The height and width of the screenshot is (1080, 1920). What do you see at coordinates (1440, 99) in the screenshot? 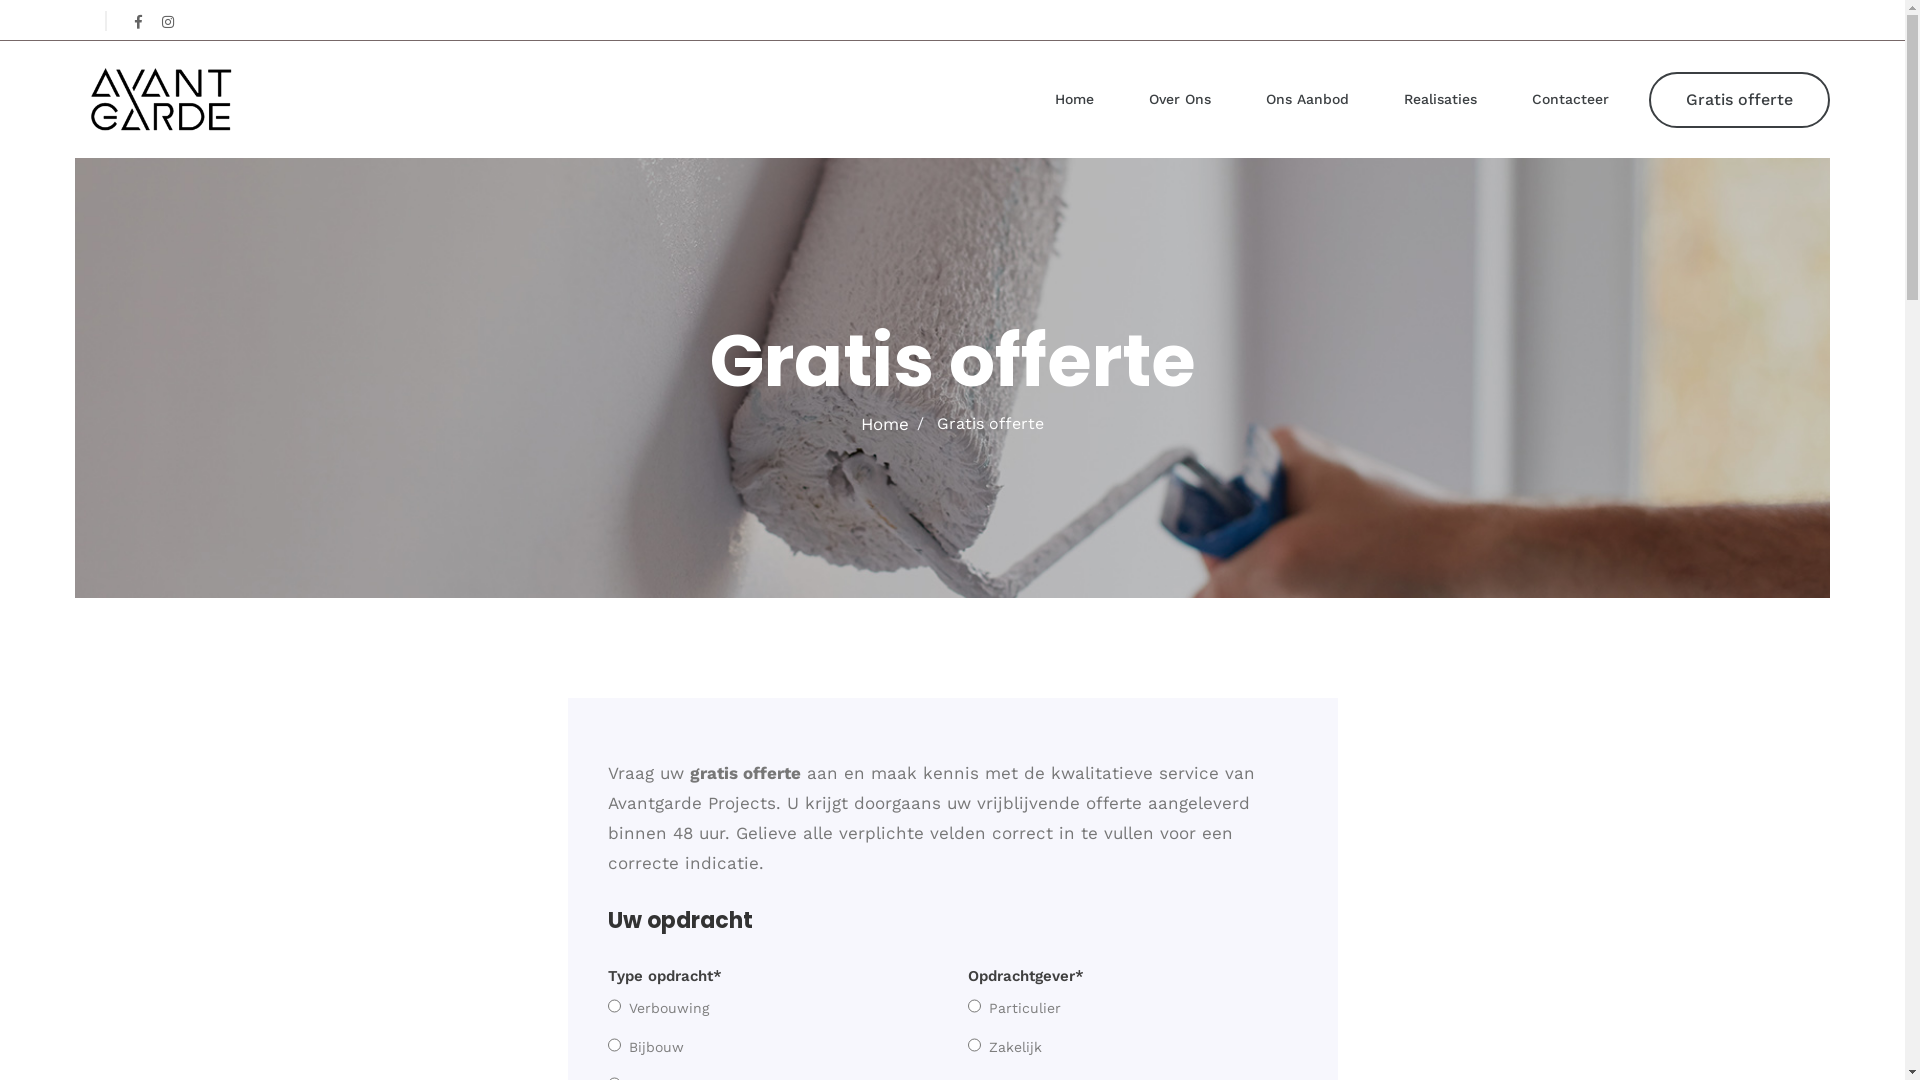
I see `'Realisaties'` at bounding box center [1440, 99].